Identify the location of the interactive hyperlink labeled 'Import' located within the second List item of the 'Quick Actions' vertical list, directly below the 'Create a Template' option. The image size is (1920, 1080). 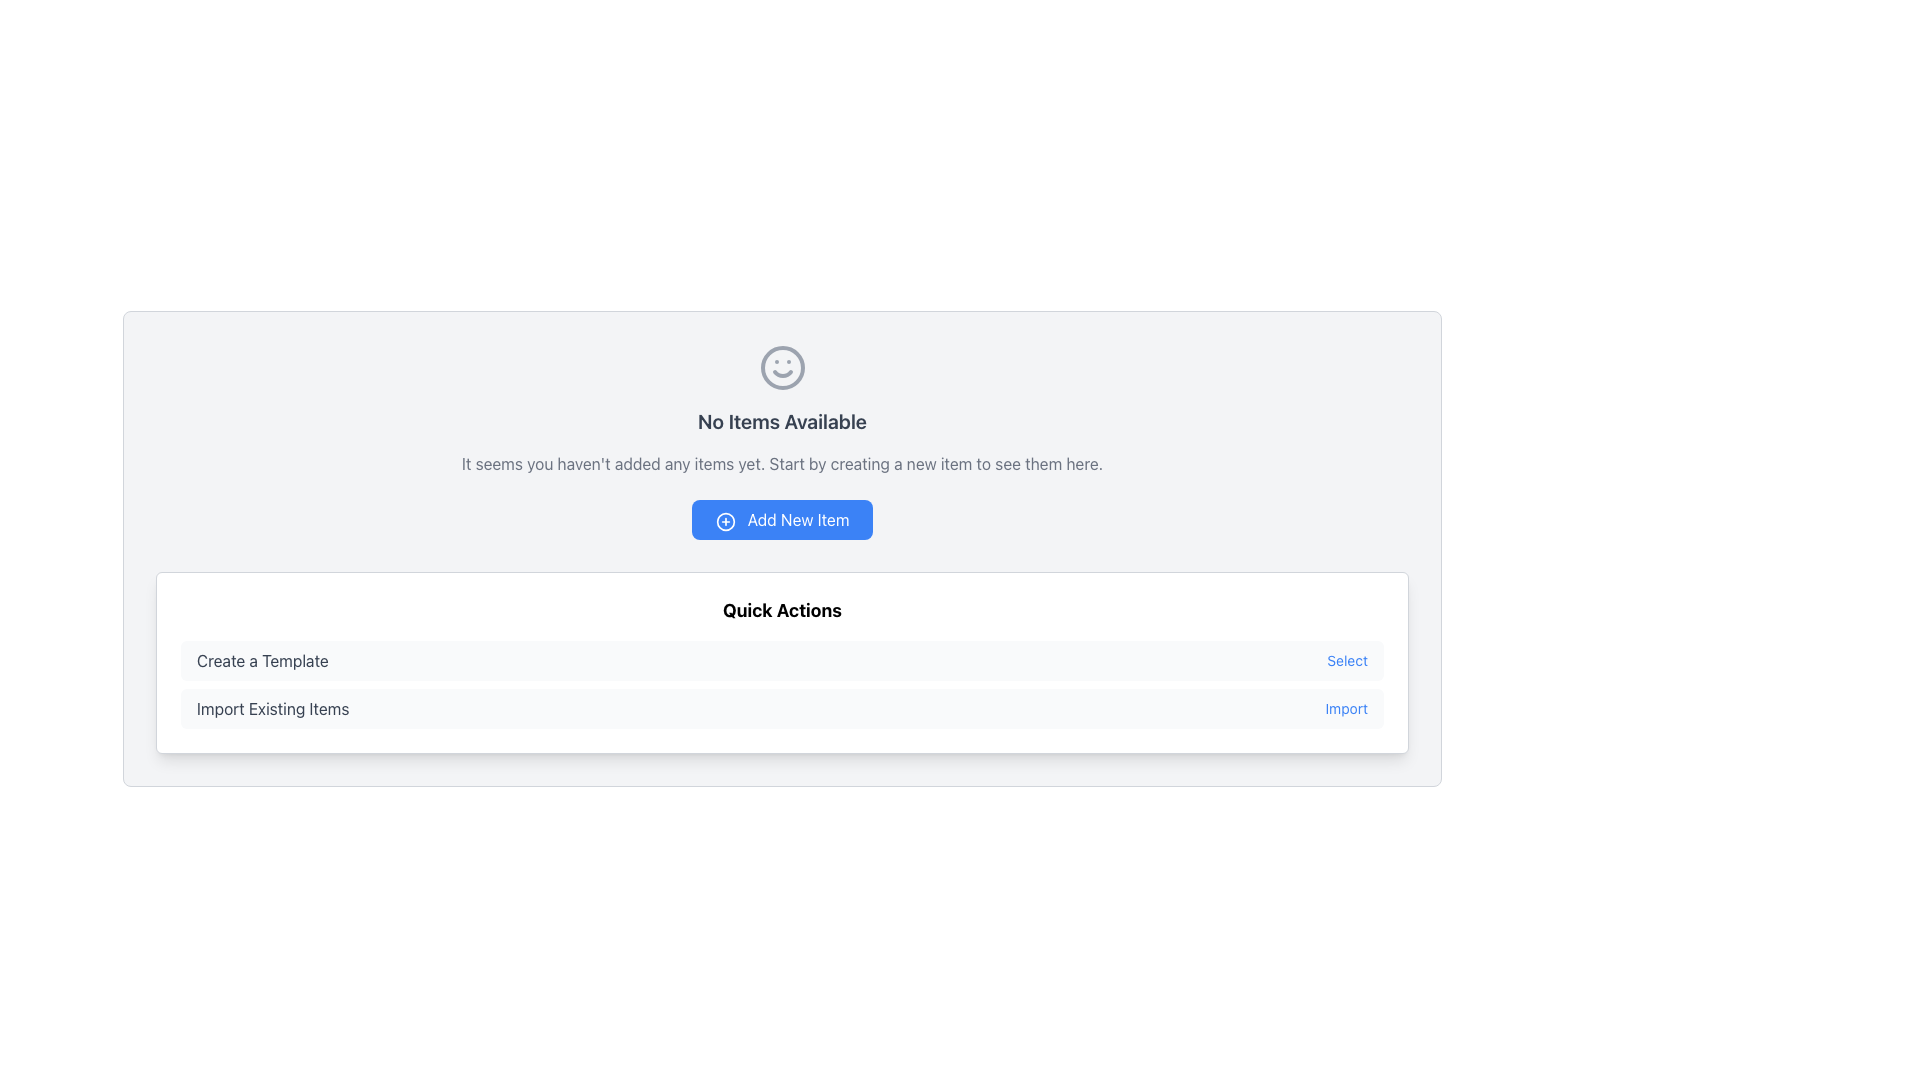
(781, 708).